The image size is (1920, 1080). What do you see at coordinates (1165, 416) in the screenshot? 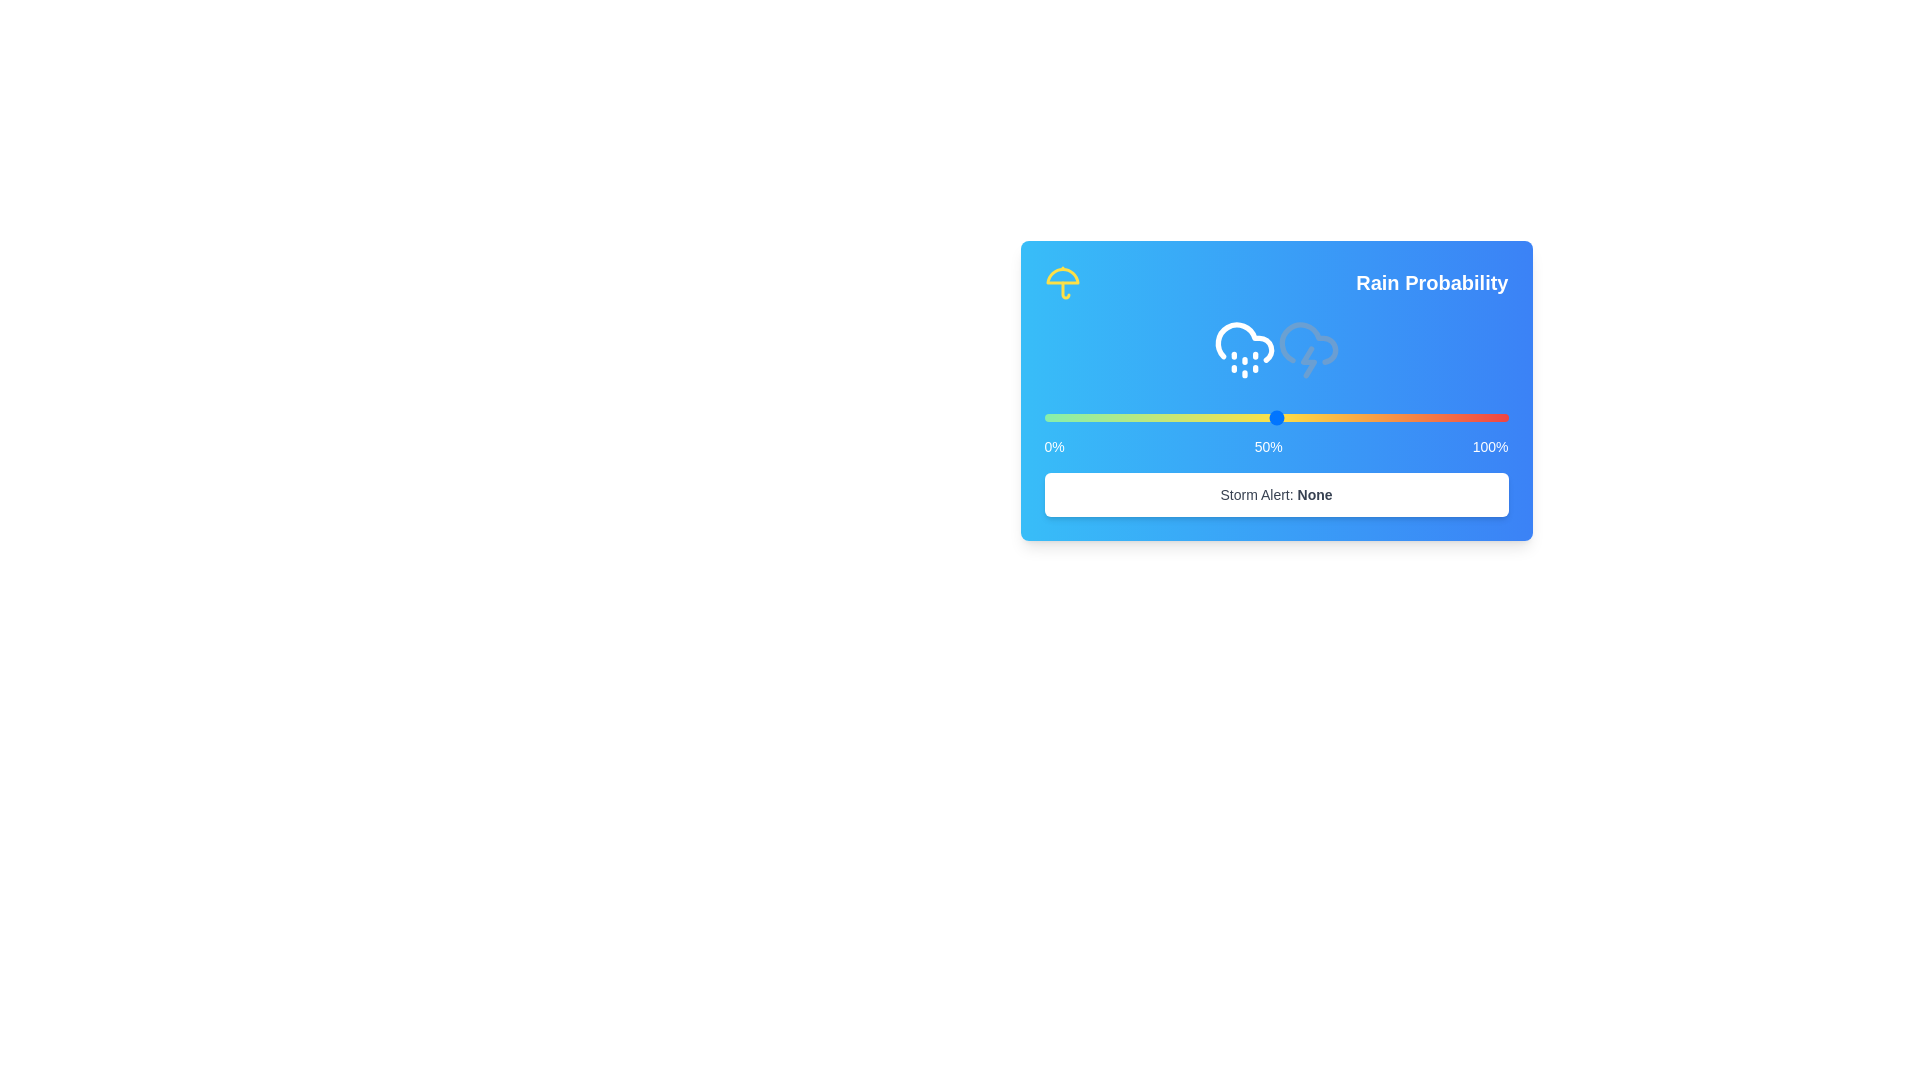
I see `the rain probability slider to 26%` at bounding box center [1165, 416].